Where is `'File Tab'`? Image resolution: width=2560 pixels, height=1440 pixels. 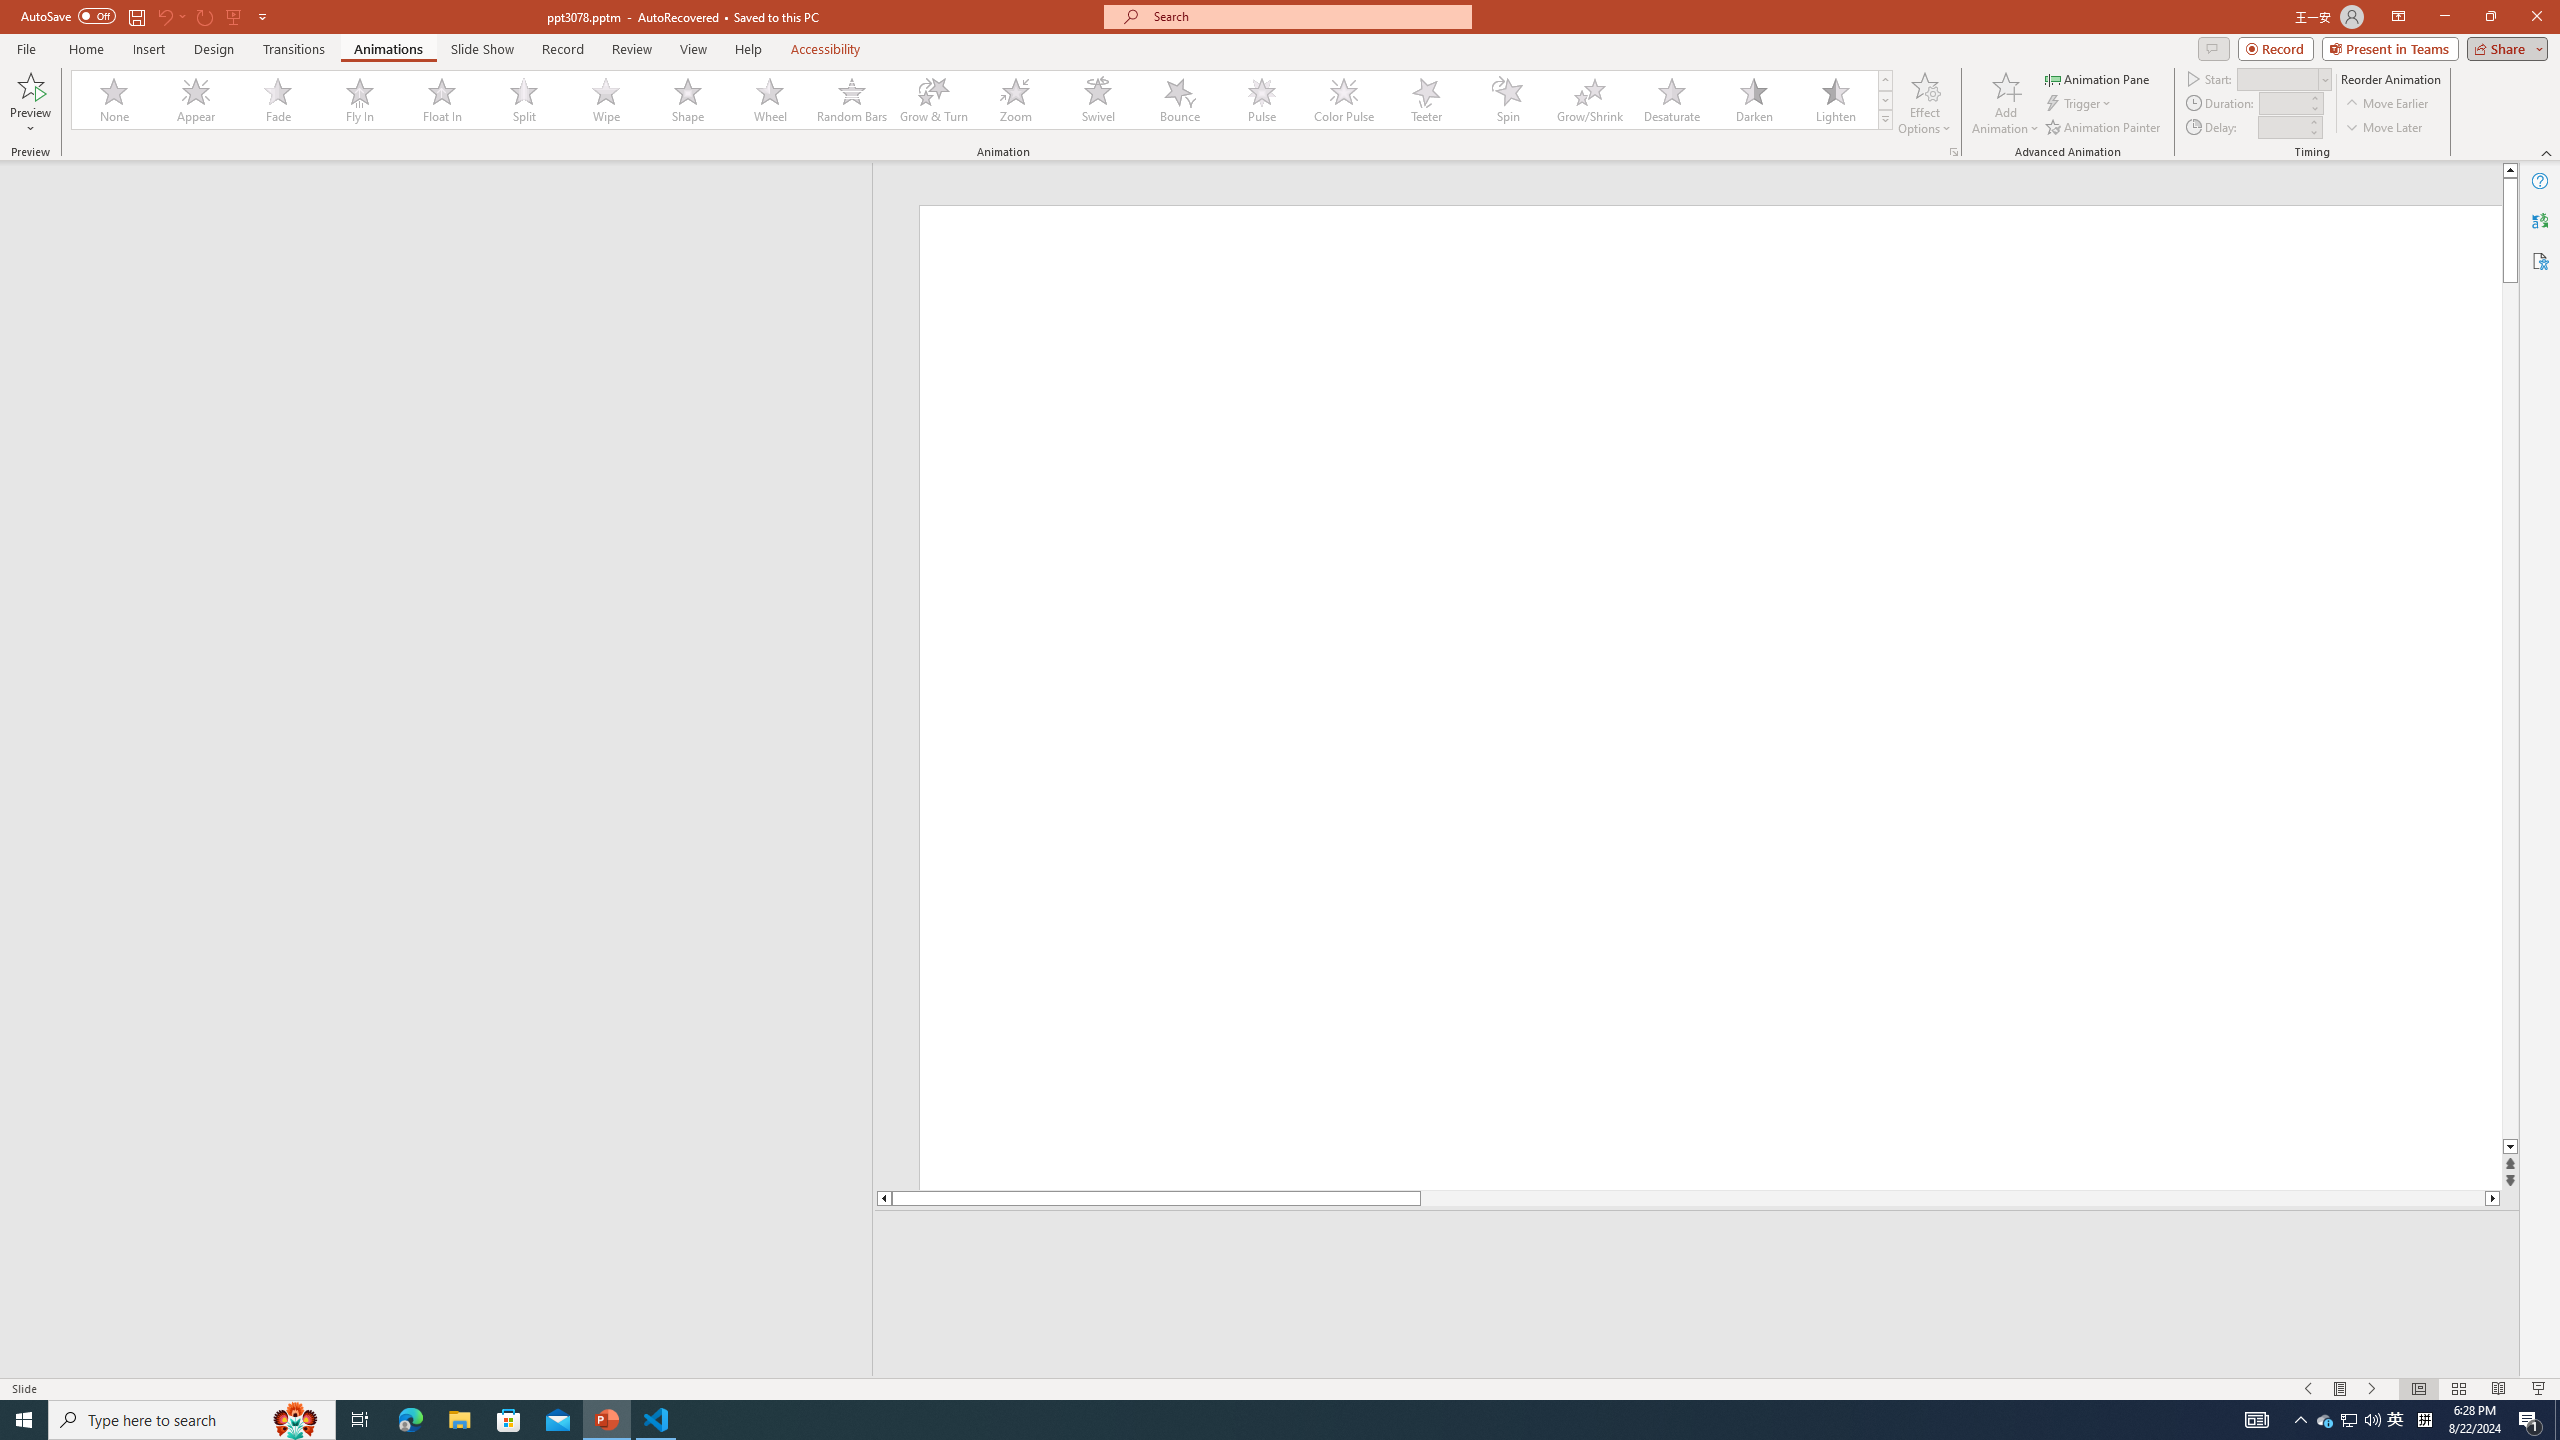 'File Tab' is located at coordinates (25, 47).